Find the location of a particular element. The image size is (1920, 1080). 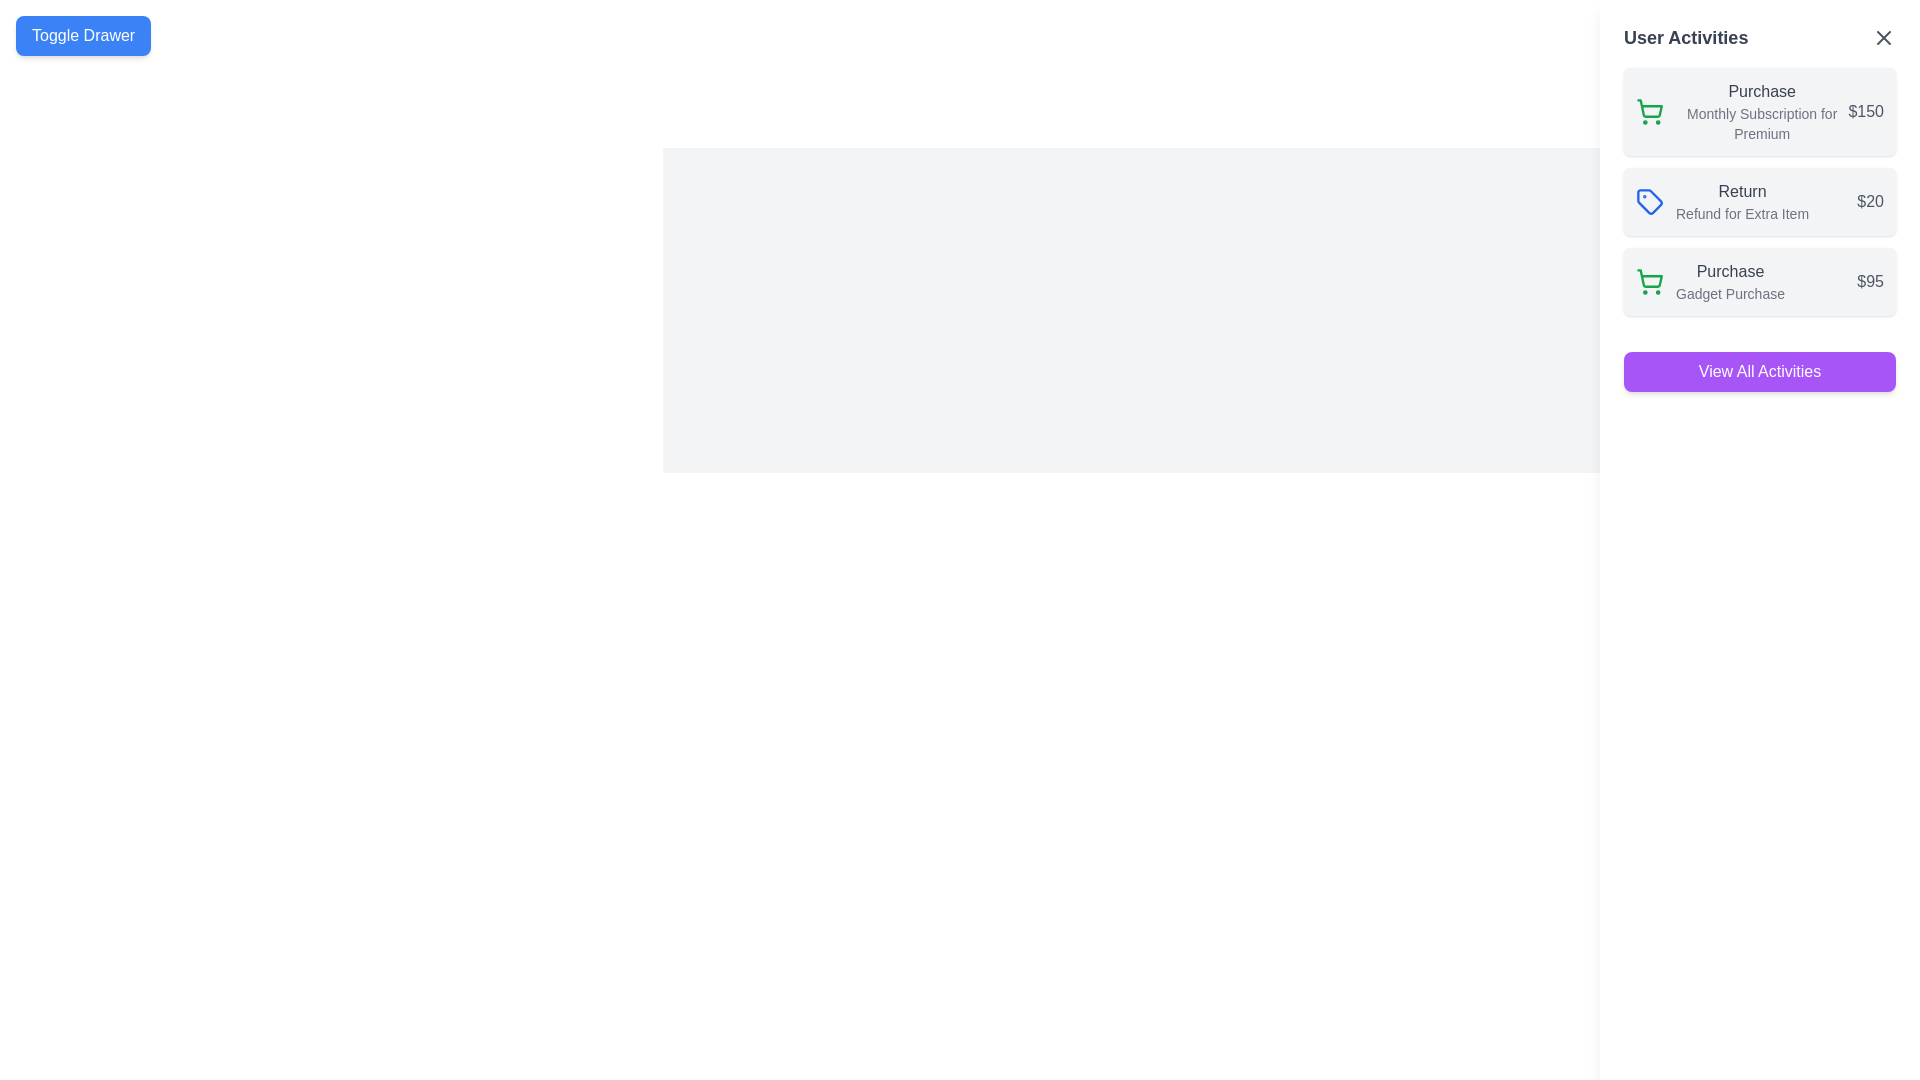

value displayed by the price label '$150' in the 'User Activities' panel, which is associated with the 'Monthly Subscription for Premium' is located at coordinates (1865, 111).